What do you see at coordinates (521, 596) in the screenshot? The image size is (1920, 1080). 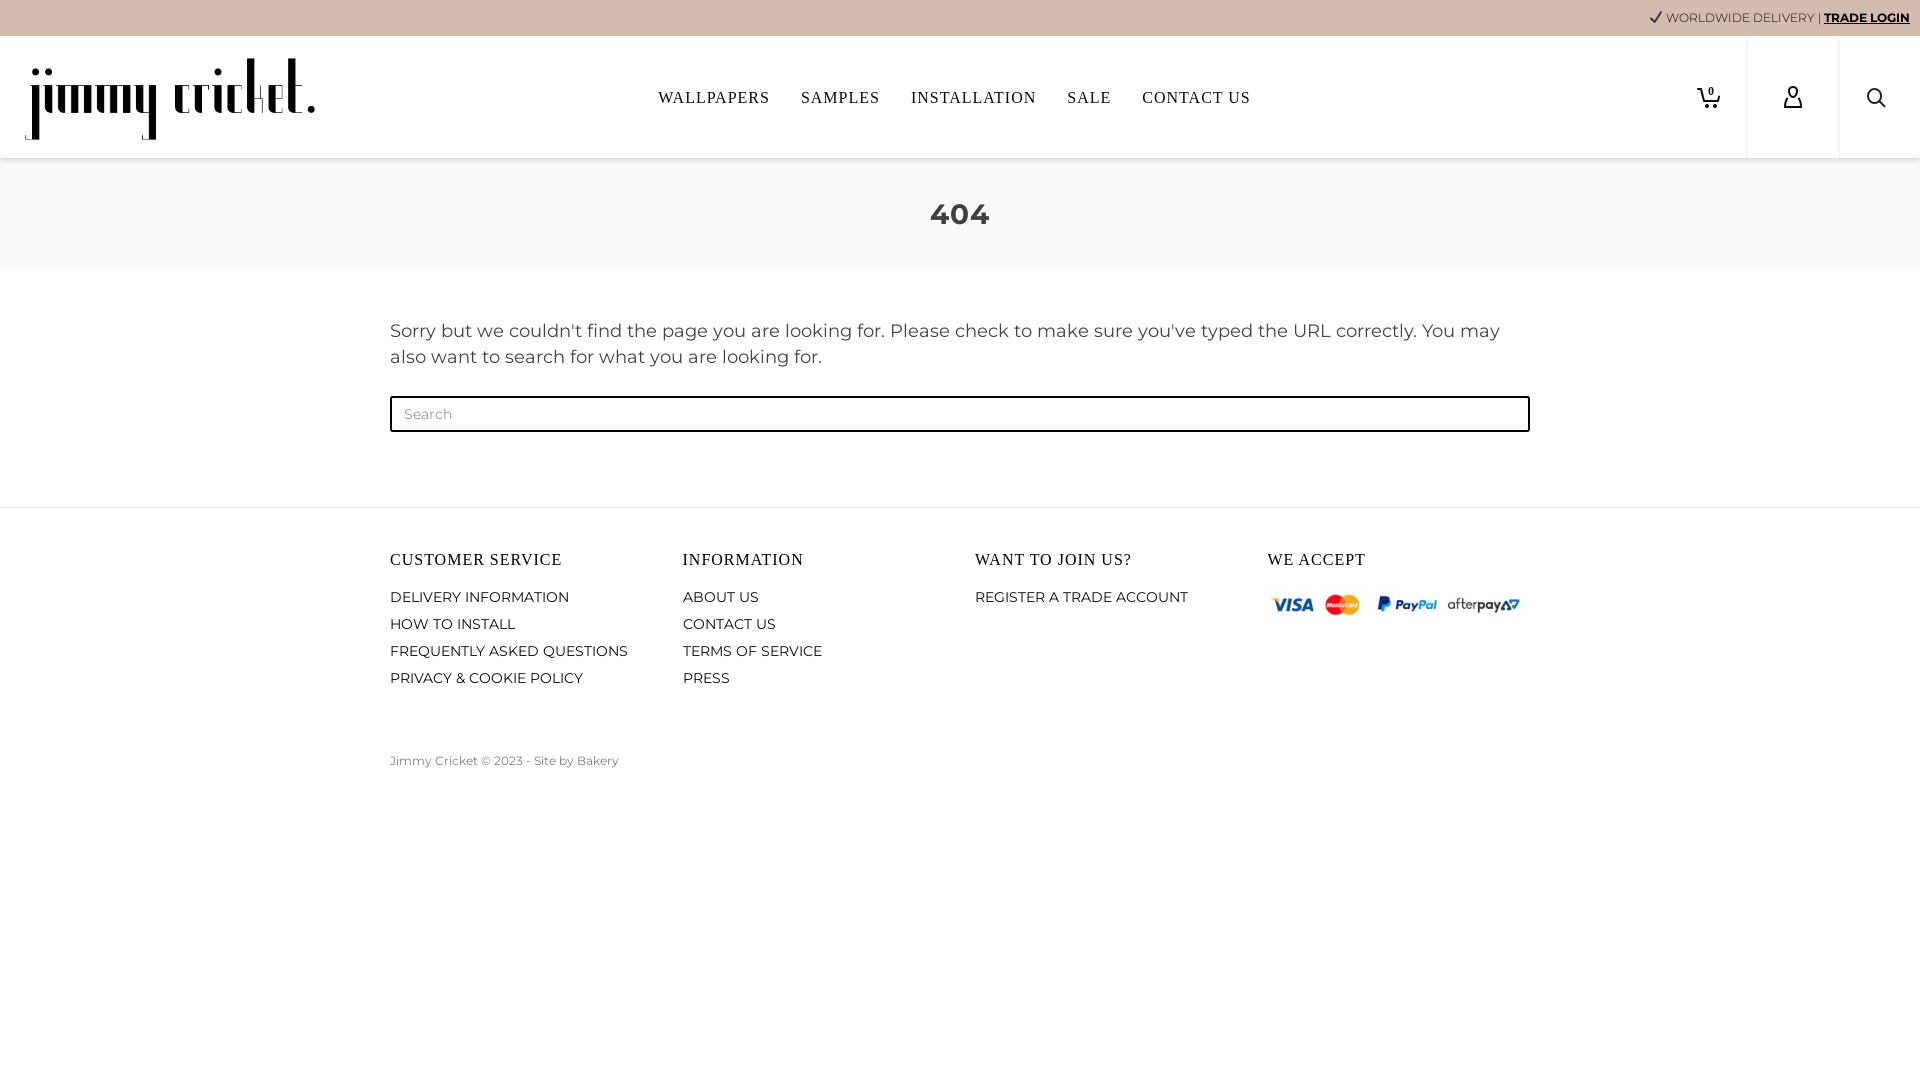 I see `'DELIVERY INFORMATION'` at bounding box center [521, 596].